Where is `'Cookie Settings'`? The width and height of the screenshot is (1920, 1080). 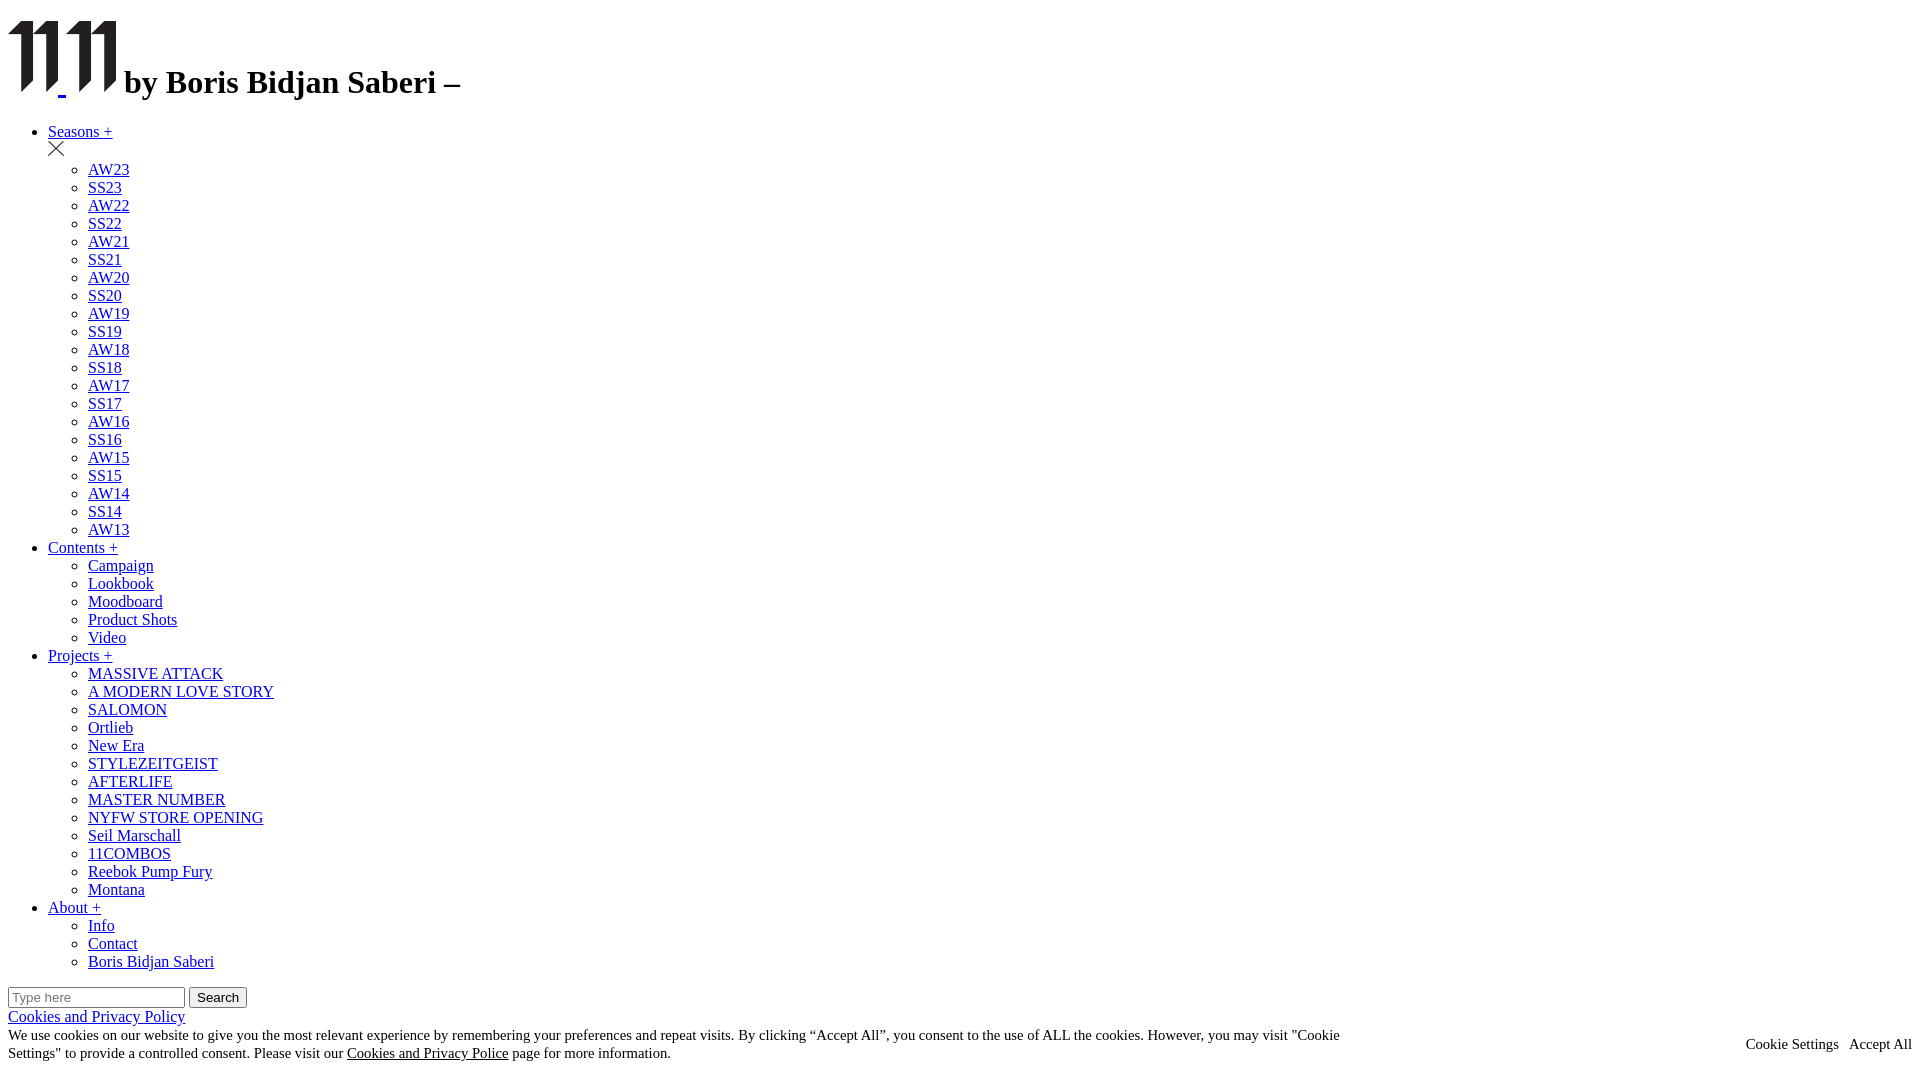
'Cookie Settings' is located at coordinates (1745, 1043).